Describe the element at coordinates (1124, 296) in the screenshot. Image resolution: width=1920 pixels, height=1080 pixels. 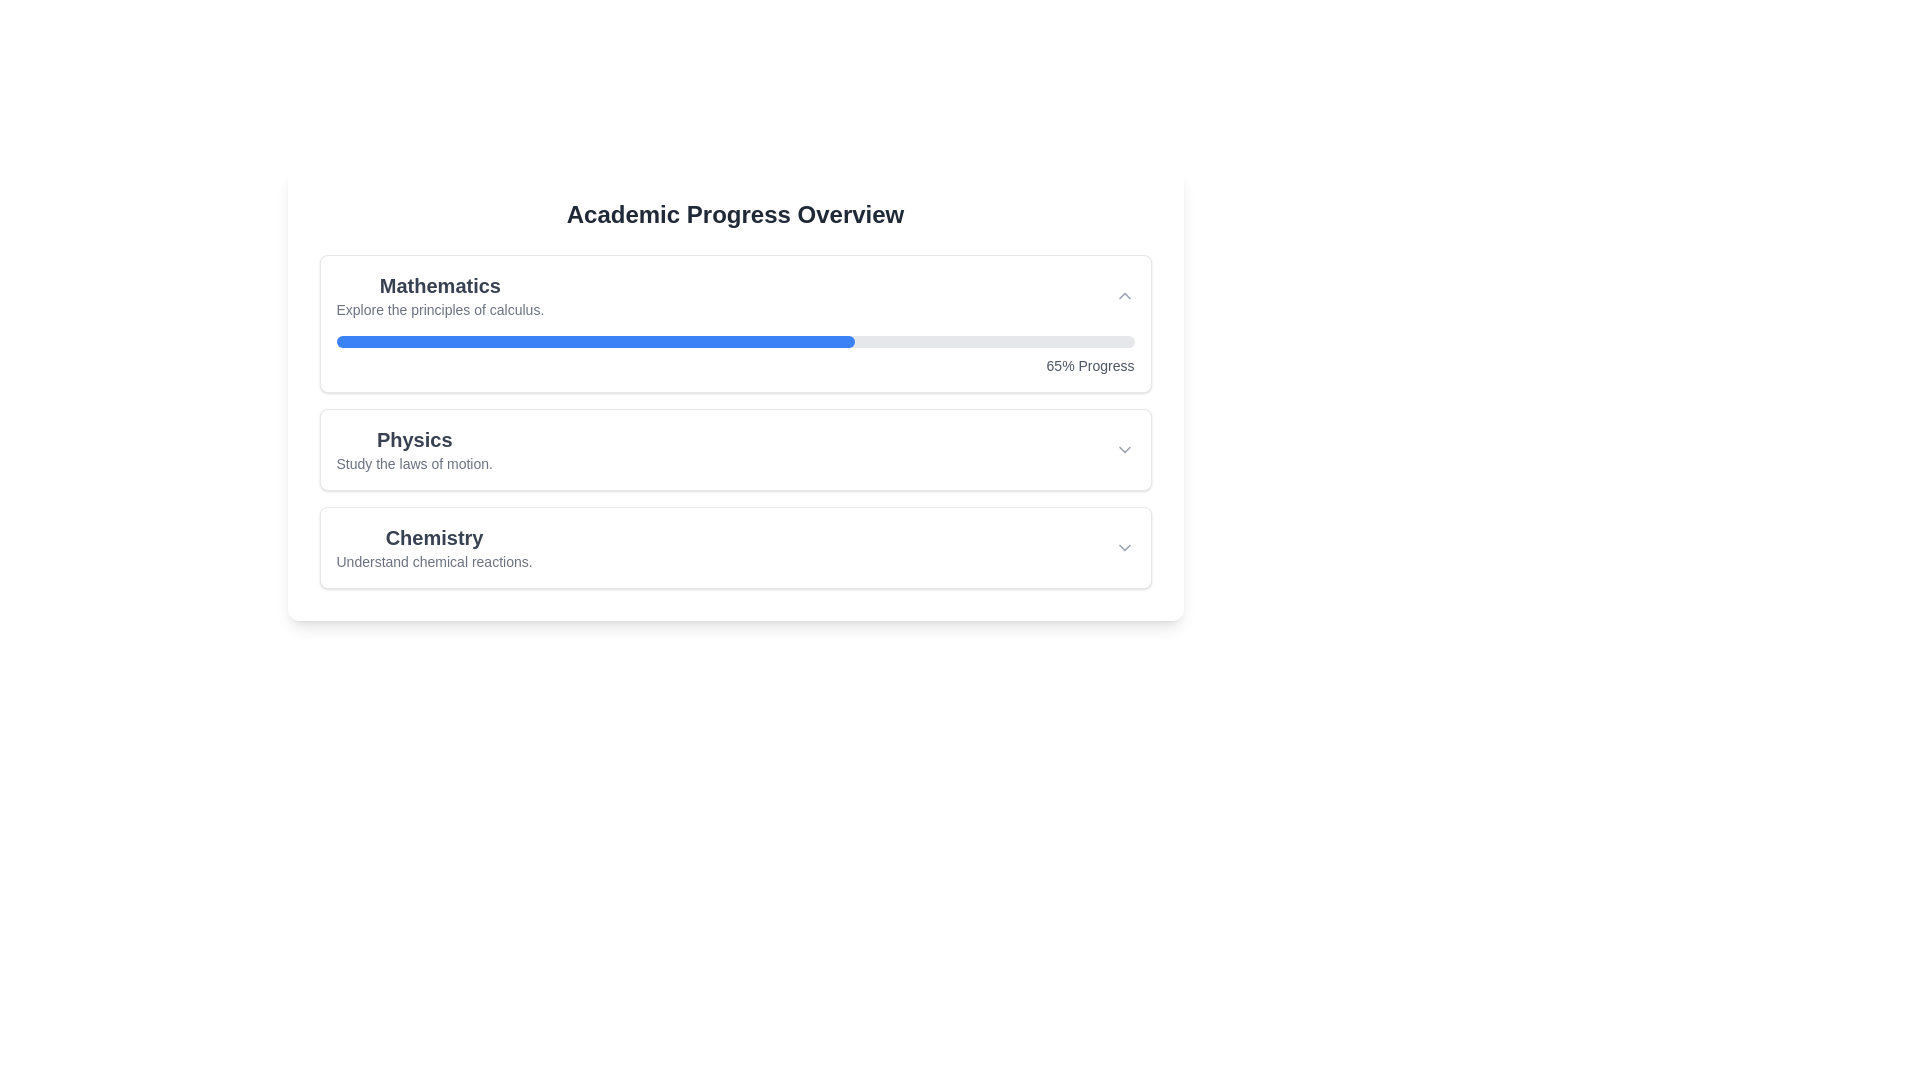
I see `the toggle button on the far-right side of the 'Mathematics' section header to change its visibility` at that location.